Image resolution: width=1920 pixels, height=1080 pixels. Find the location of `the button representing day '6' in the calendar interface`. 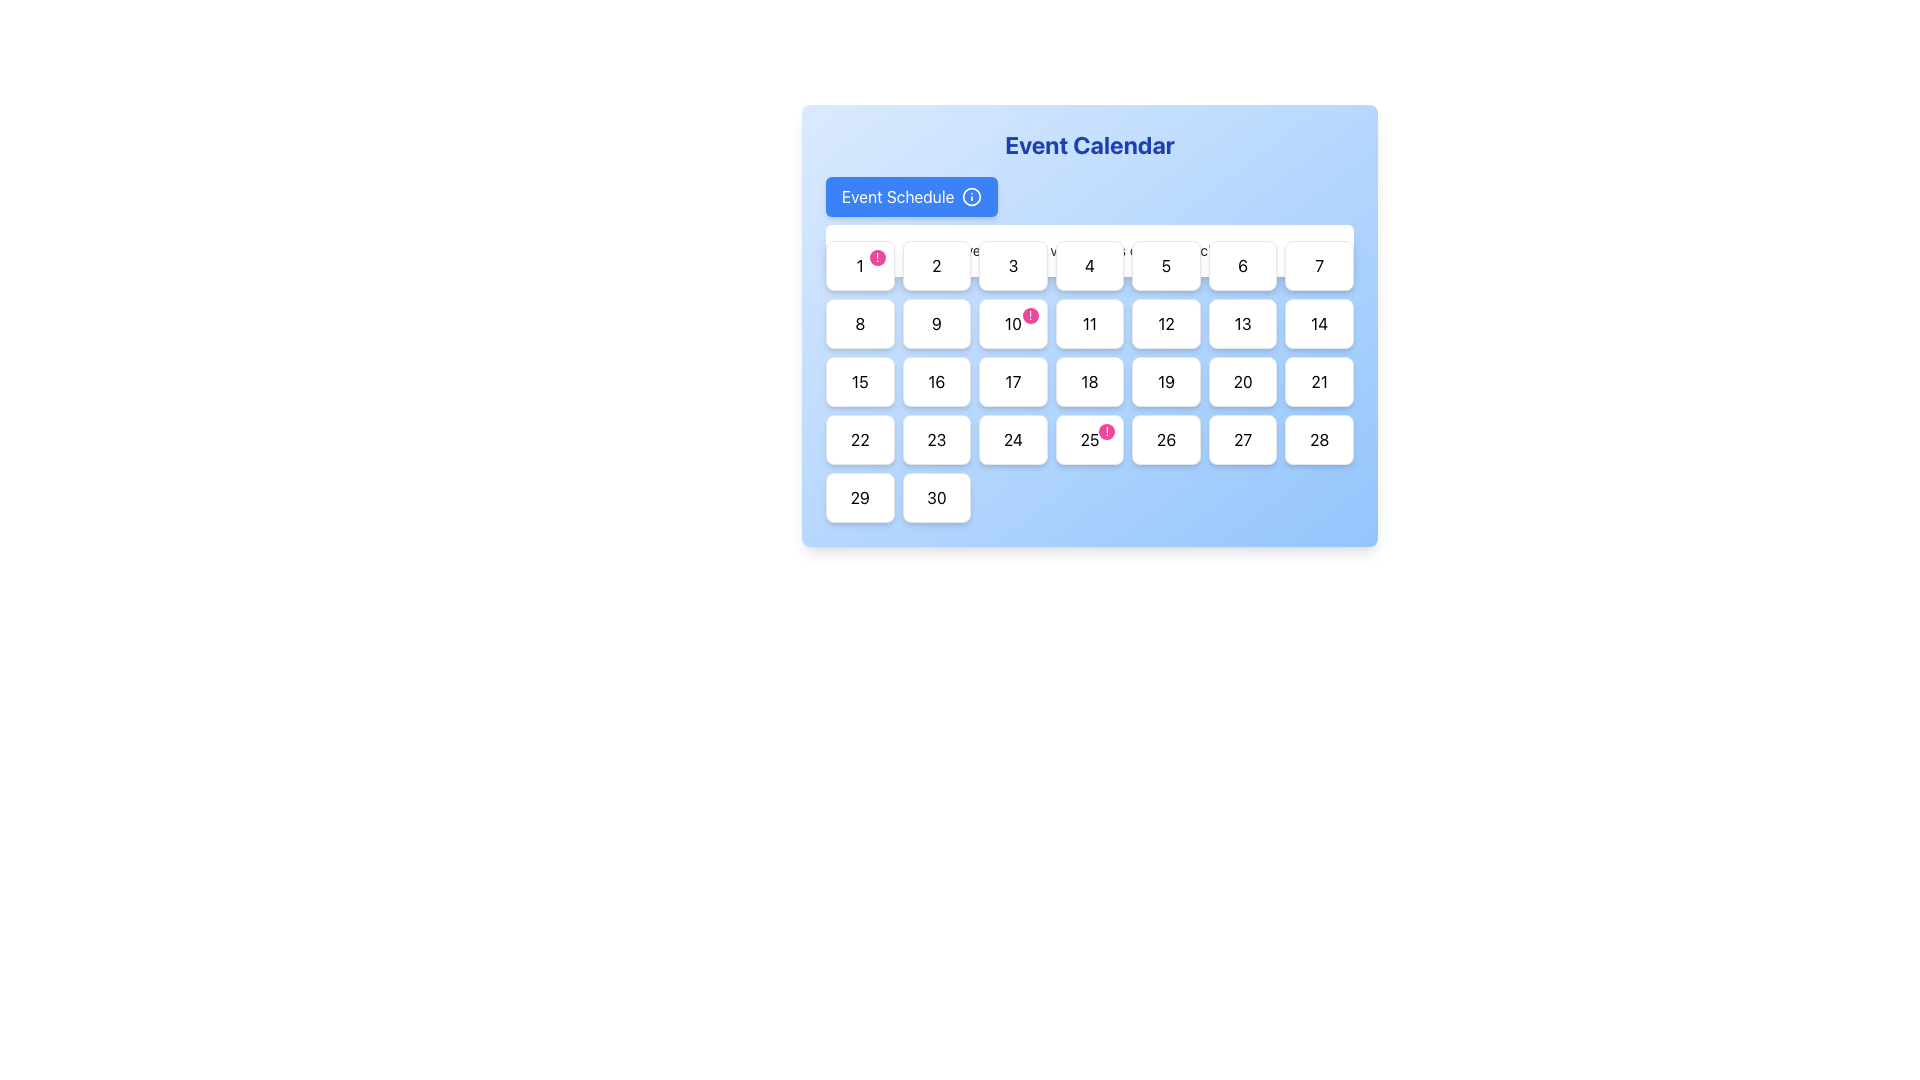

the button representing day '6' in the calendar interface is located at coordinates (1242, 265).